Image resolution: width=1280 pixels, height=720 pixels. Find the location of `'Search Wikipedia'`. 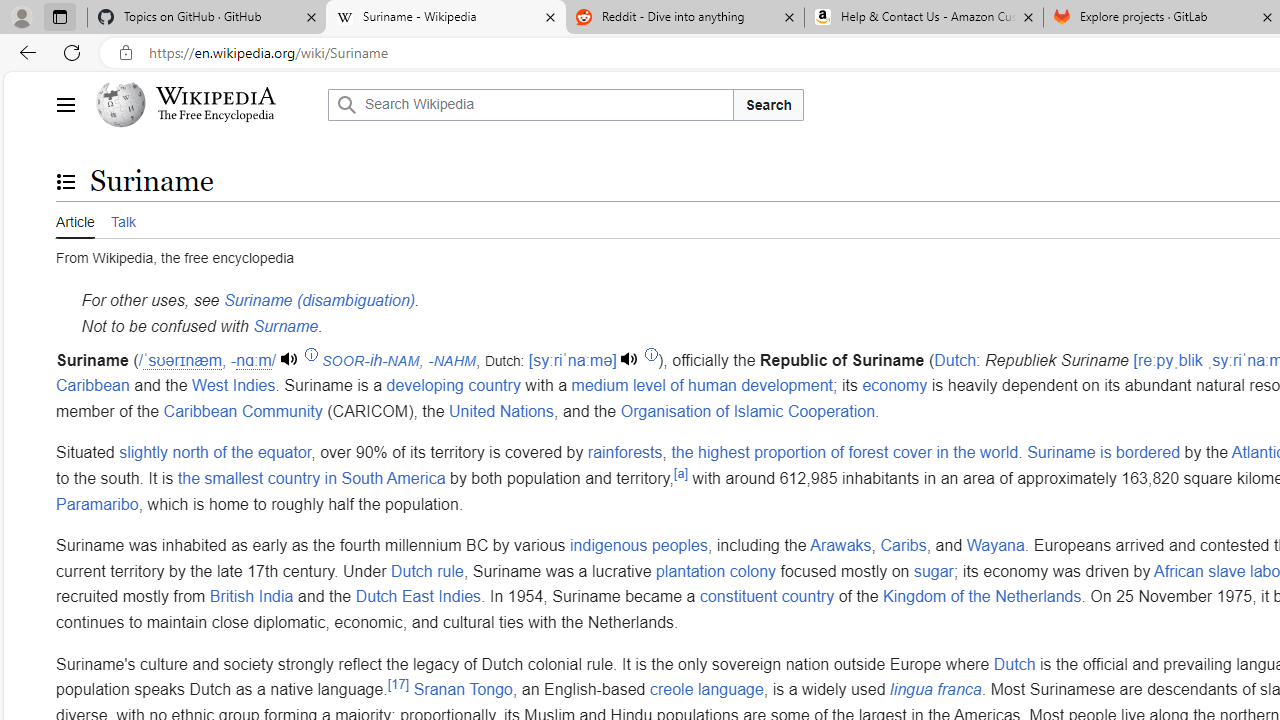

'Search Wikipedia' is located at coordinates (531, 105).